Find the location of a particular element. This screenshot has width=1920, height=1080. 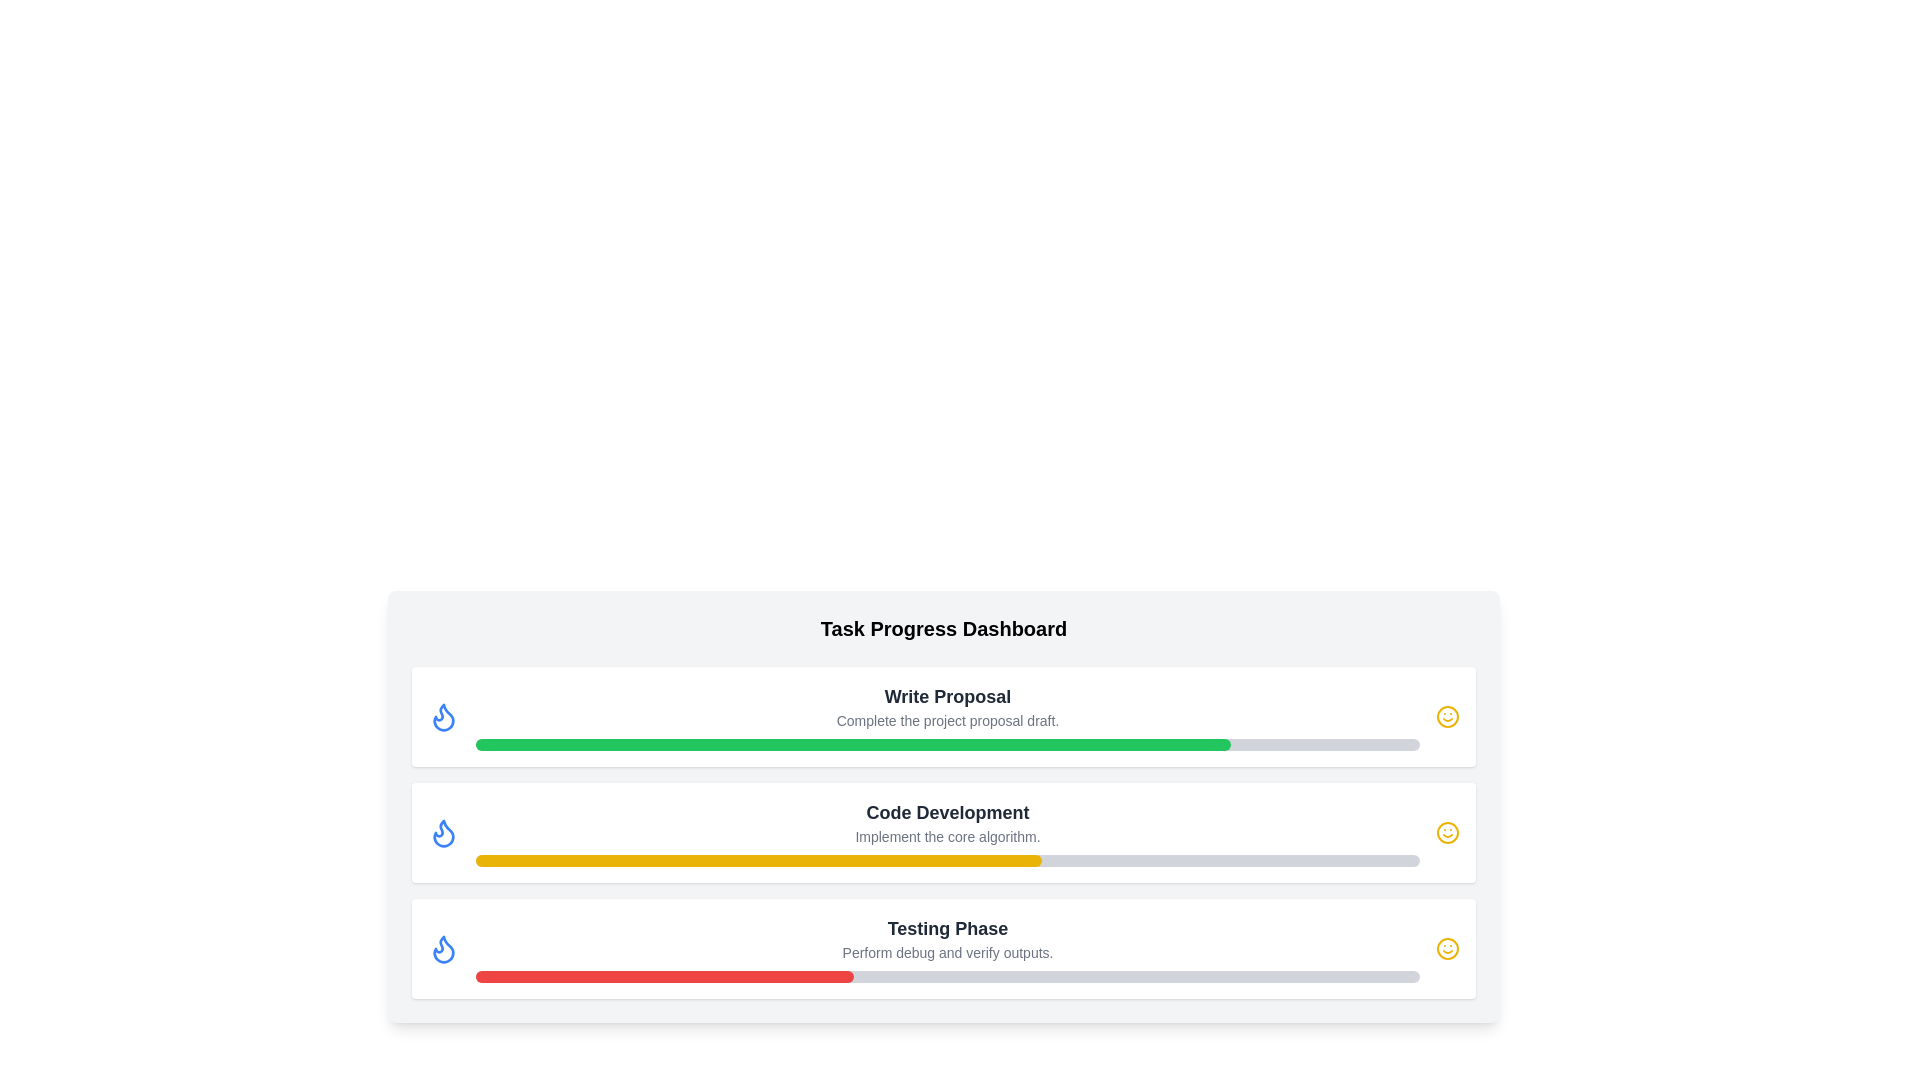

the center circle of the smiley face icon, which indicates task status in the 'Testing Phase' row of the task dashboard is located at coordinates (1448, 716).